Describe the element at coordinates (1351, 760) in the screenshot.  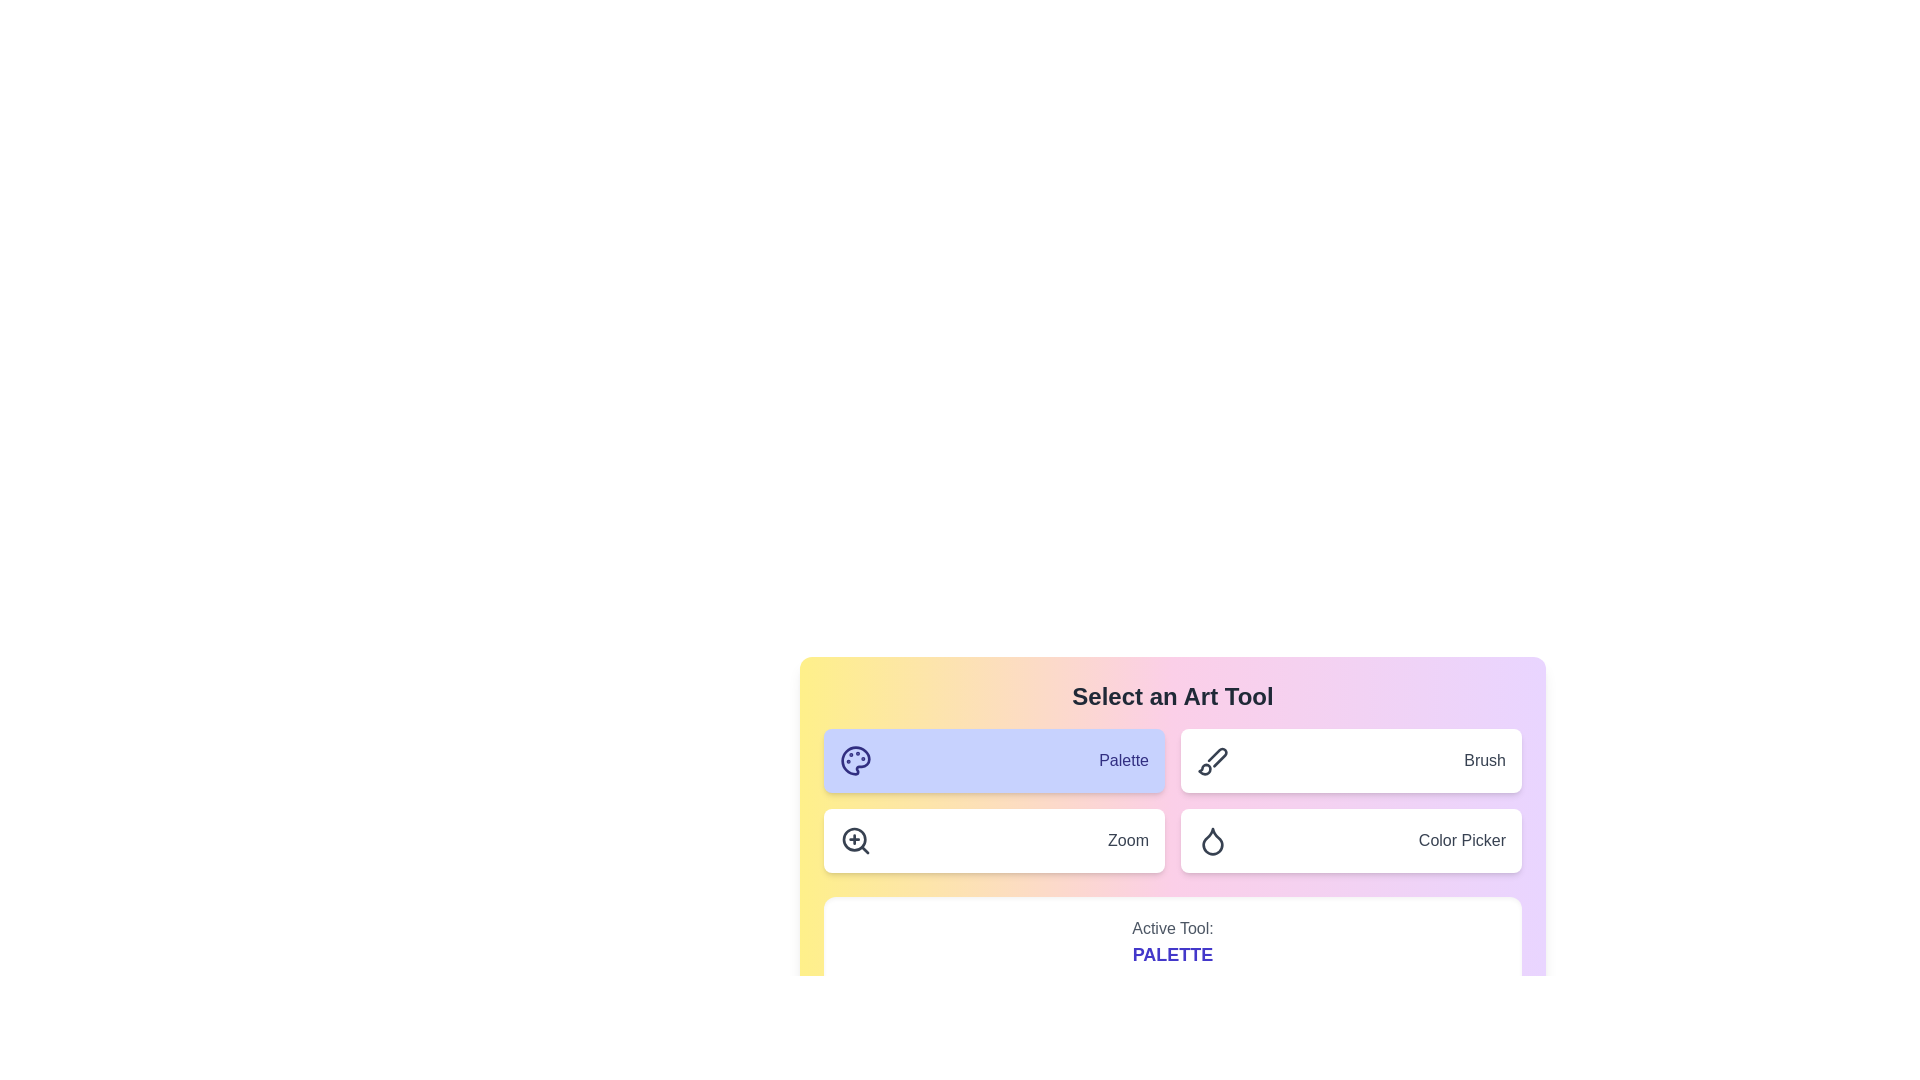
I see `the tool Brush by clicking its corresponding button` at that location.